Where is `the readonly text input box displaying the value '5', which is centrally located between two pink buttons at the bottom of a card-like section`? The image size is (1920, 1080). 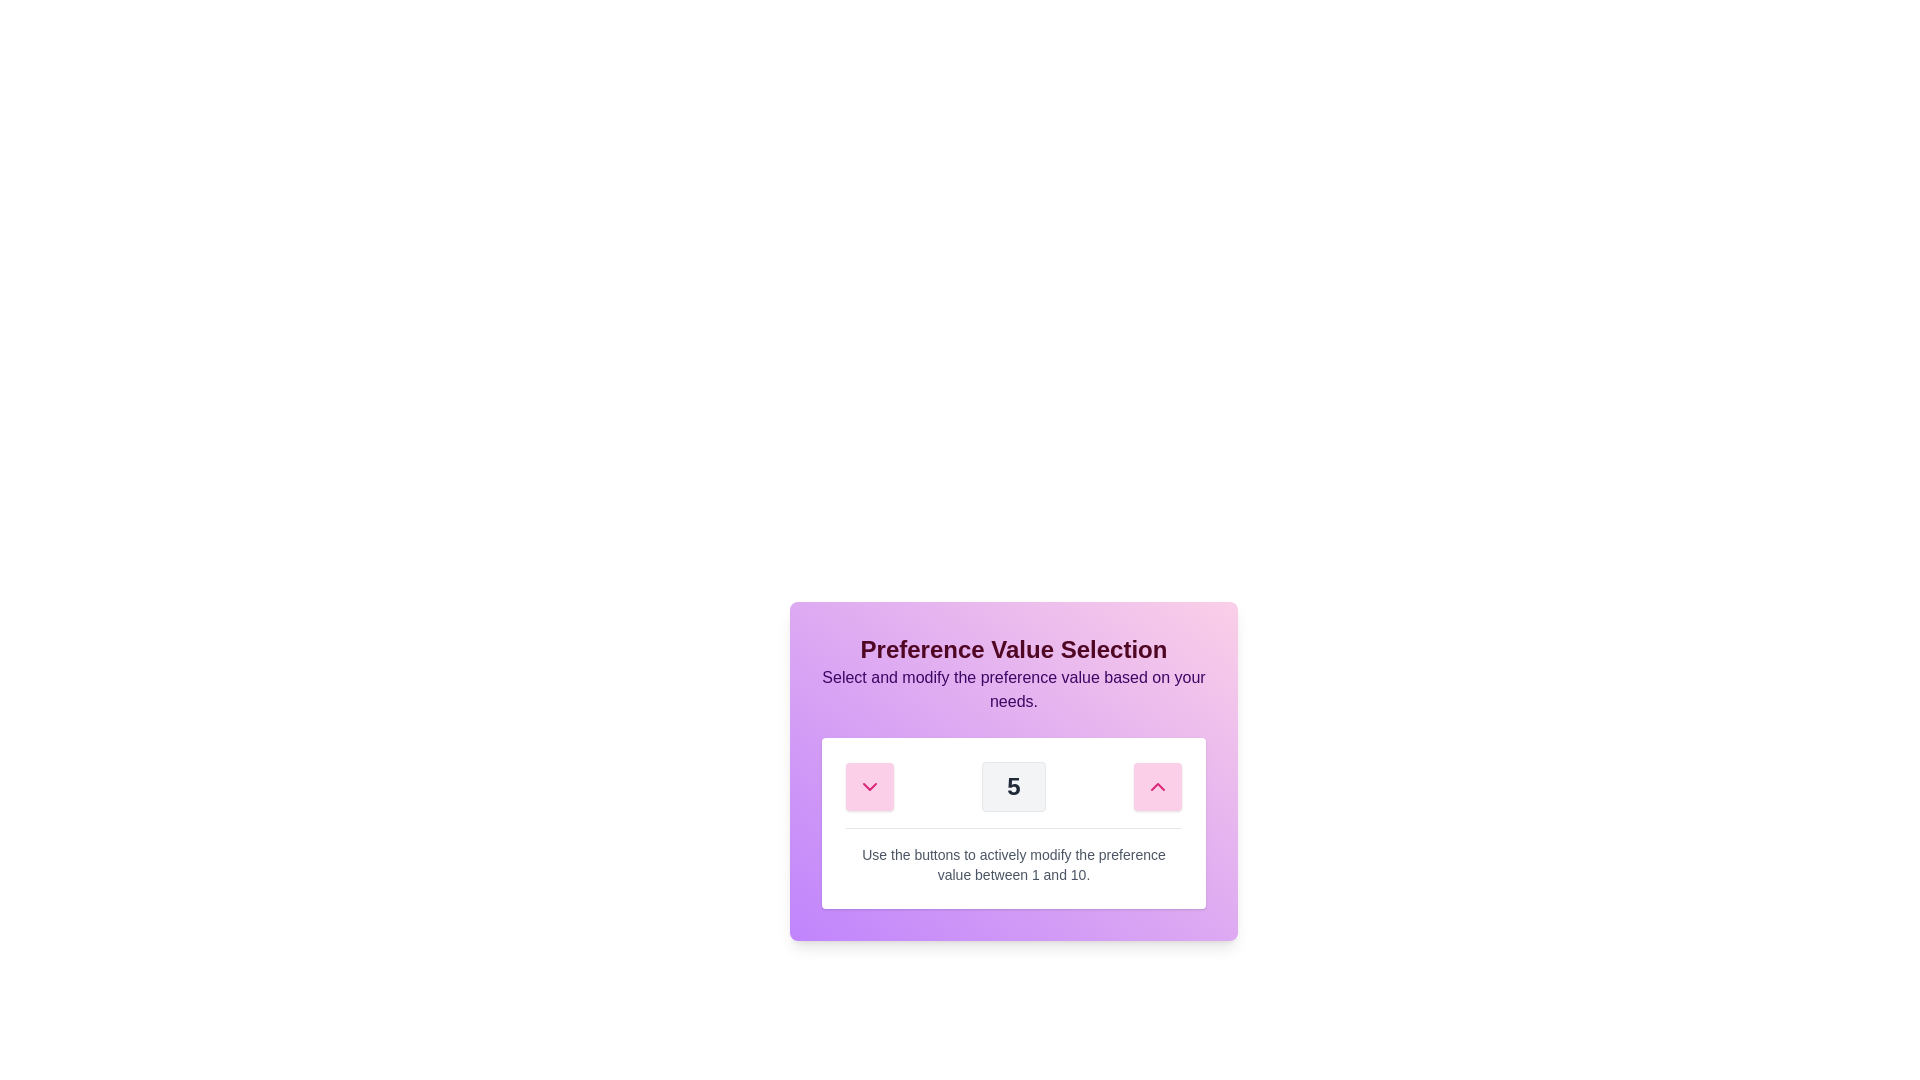 the readonly text input box displaying the value '5', which is centrally located between two pink buttons at the bottom of a card-like section is located at coordinates (1013, 785).